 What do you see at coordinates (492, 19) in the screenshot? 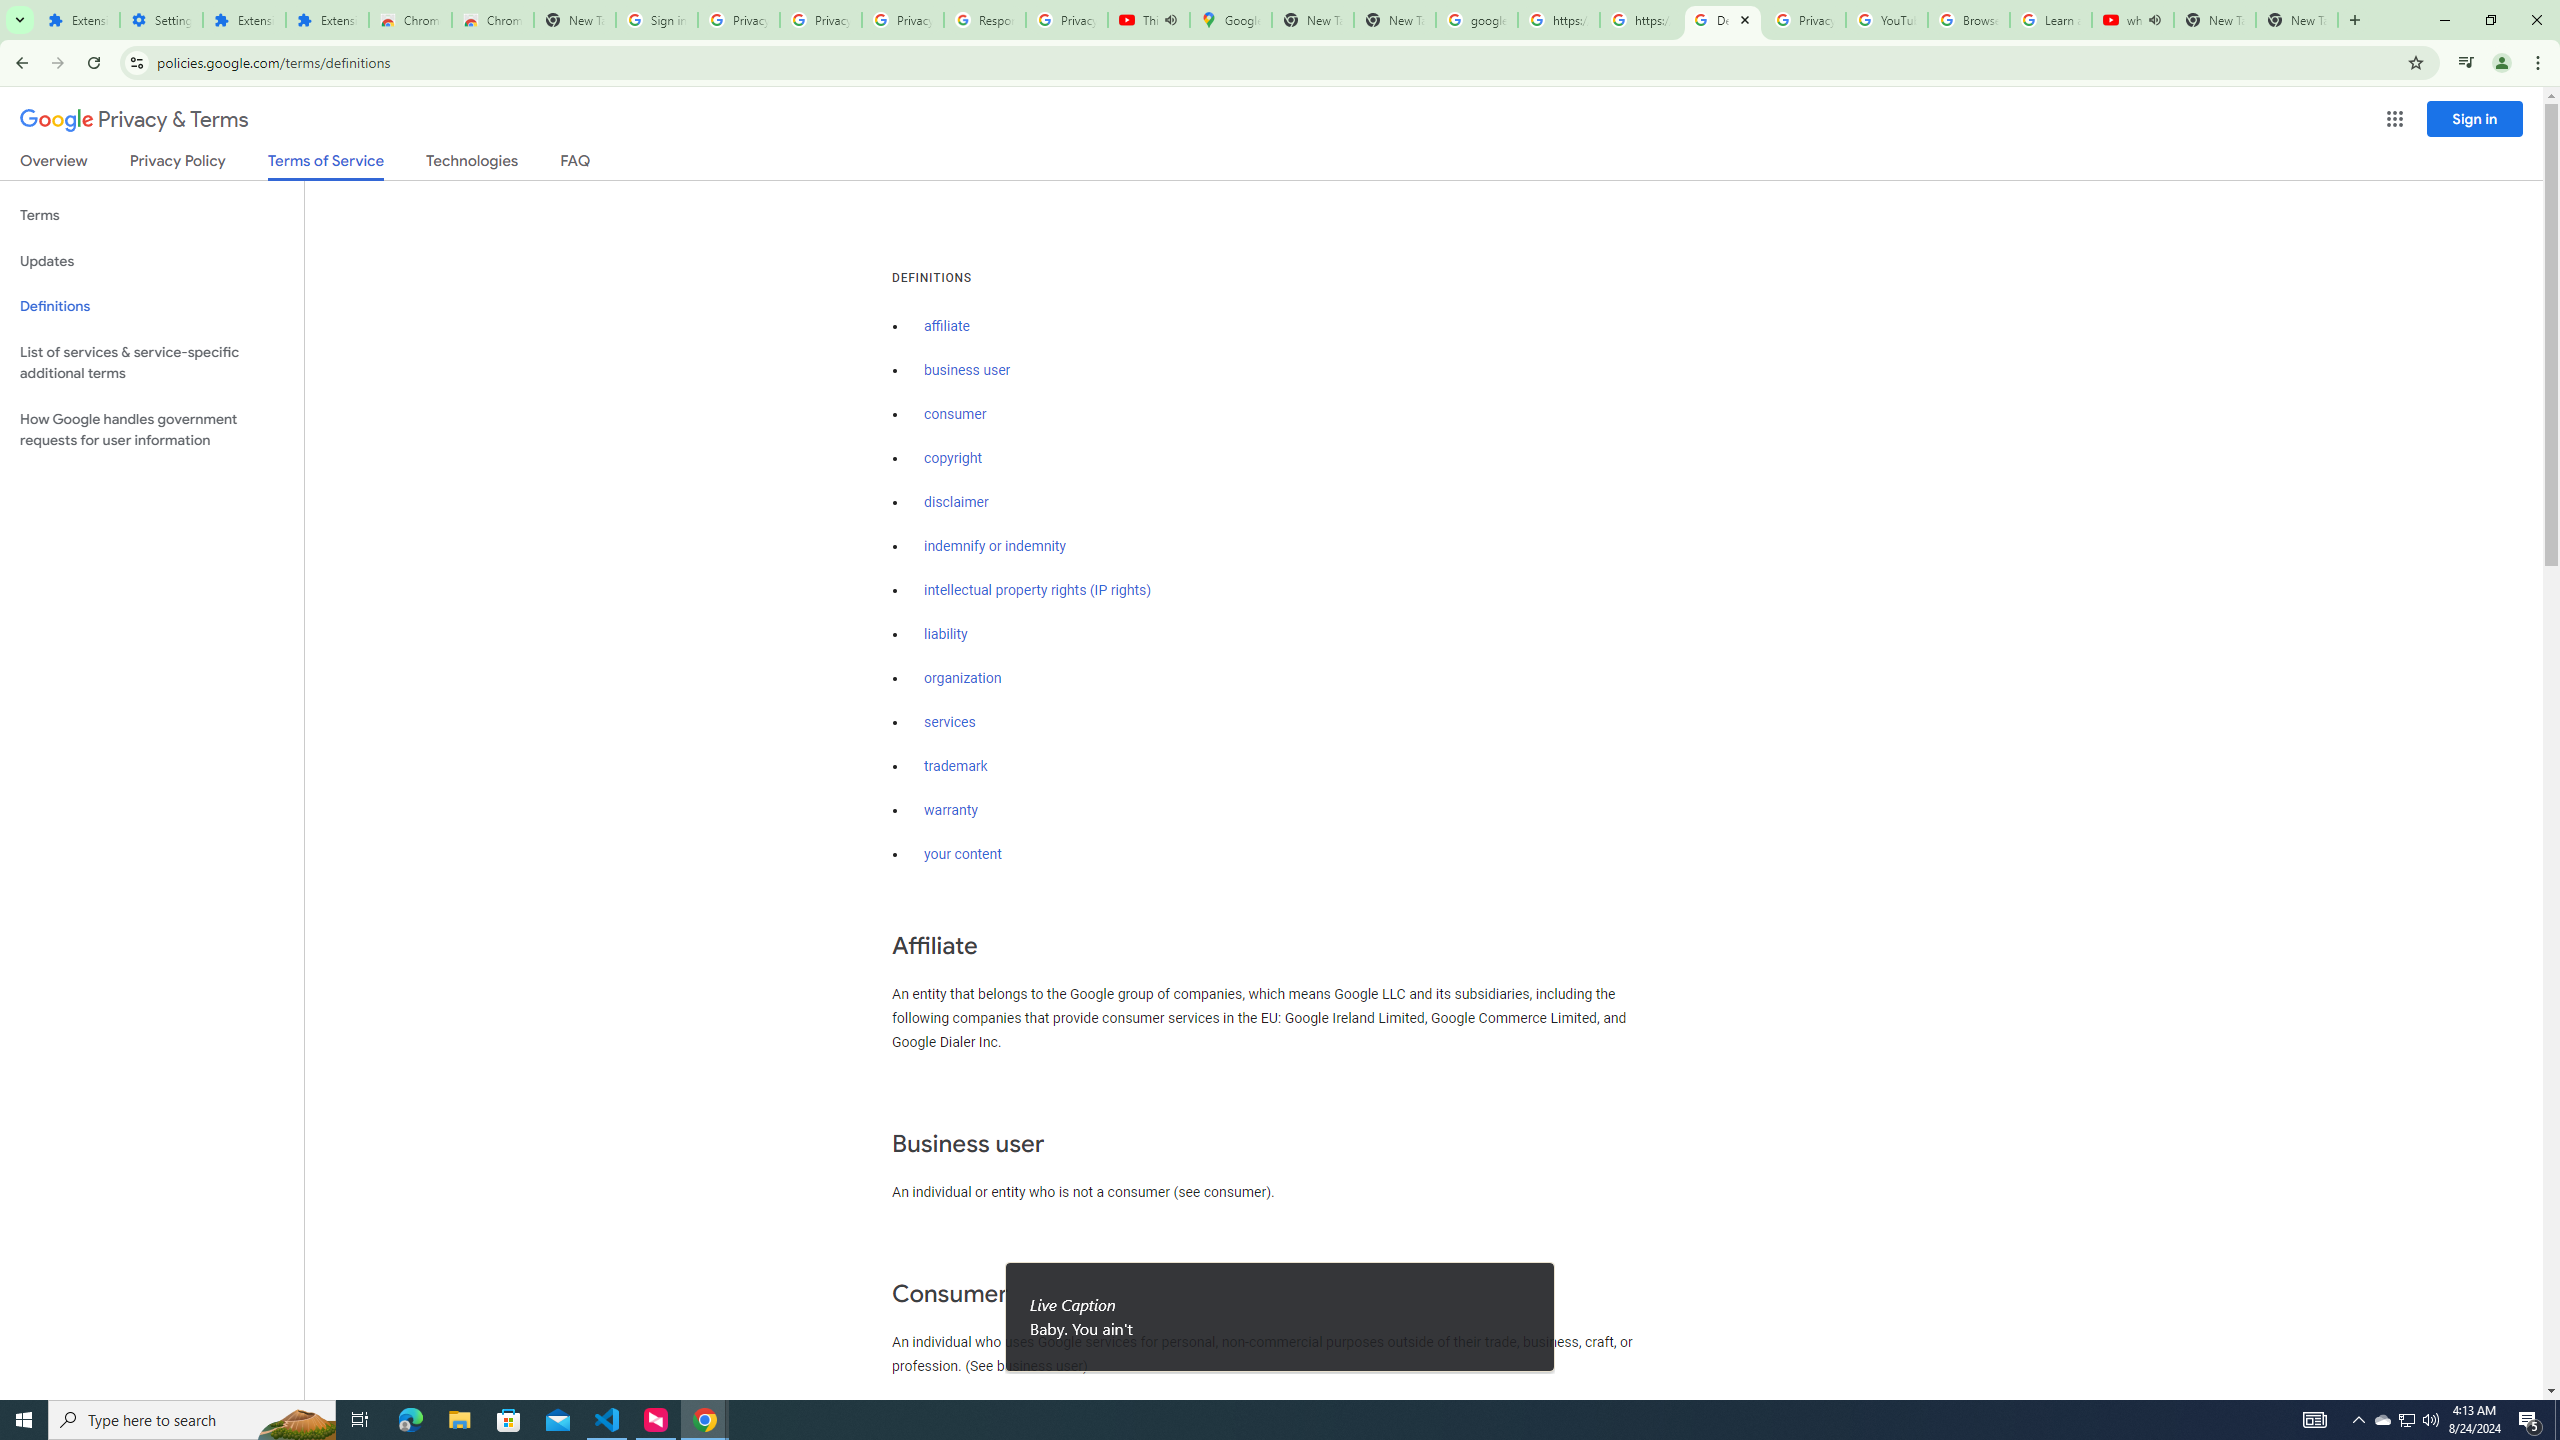
I see `'Chrome Web Store - Themes'` at bounding box center [492, 19].